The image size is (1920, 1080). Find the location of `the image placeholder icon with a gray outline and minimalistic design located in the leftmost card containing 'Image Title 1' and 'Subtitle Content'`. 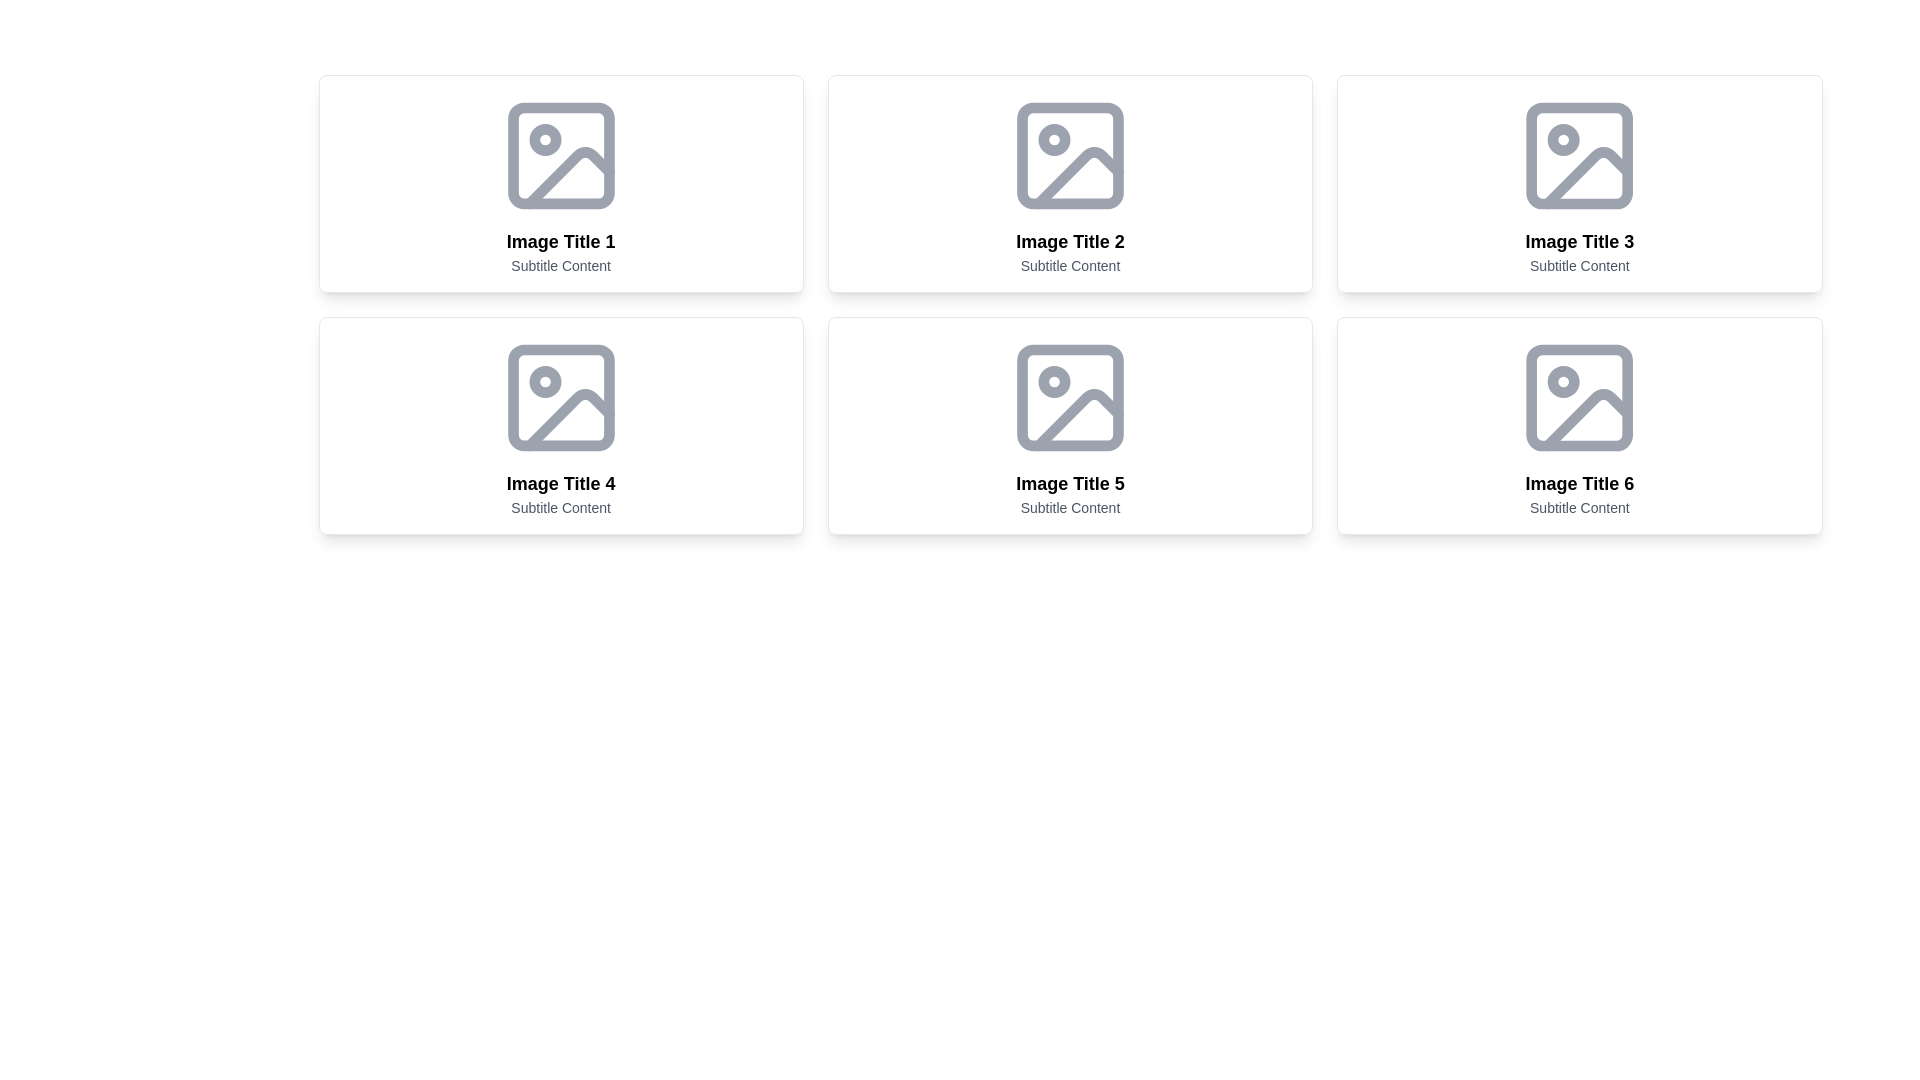

the image placeholder icon with a gray outline and minimalistic design located in the leftmost card containing 'Image Title 1' and 'Subtitle Content' is located at coordinates (560, 154).